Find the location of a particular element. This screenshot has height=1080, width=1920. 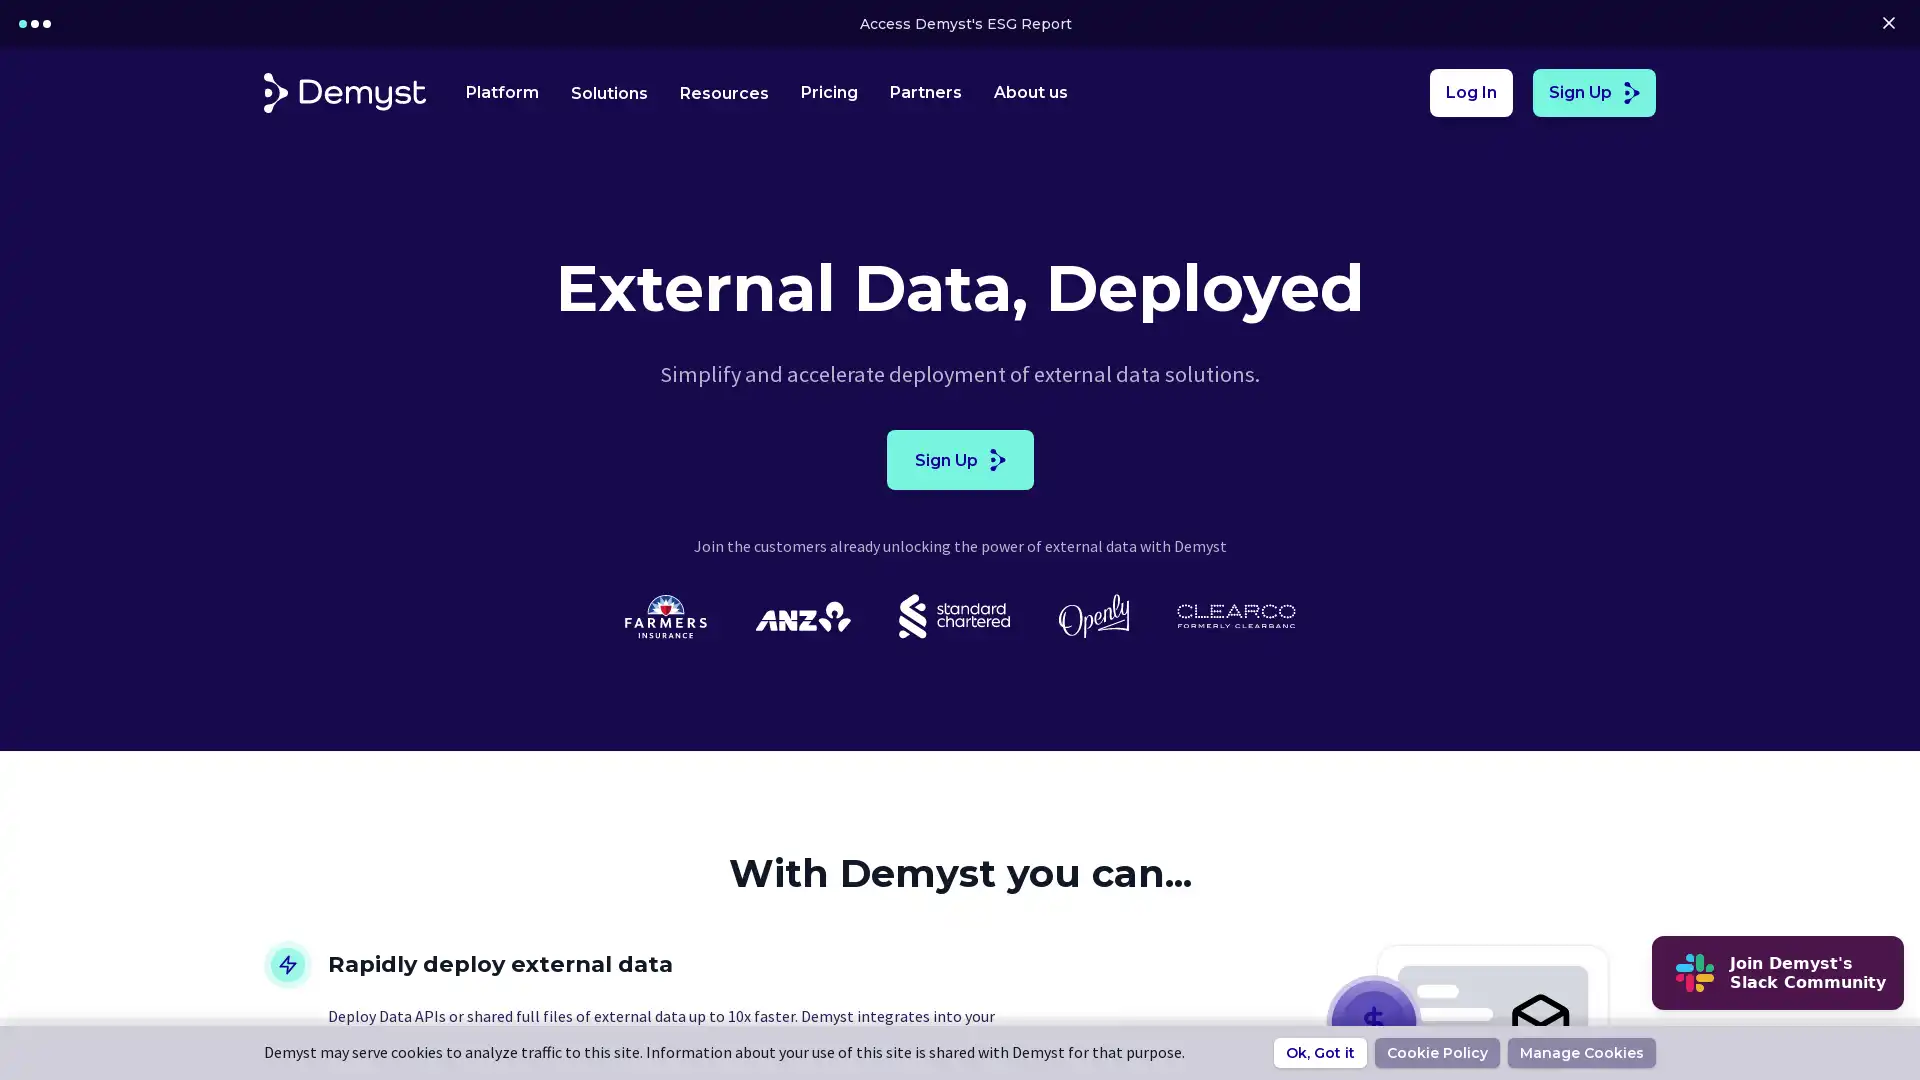

Resources is located at coordinates (723, 92).